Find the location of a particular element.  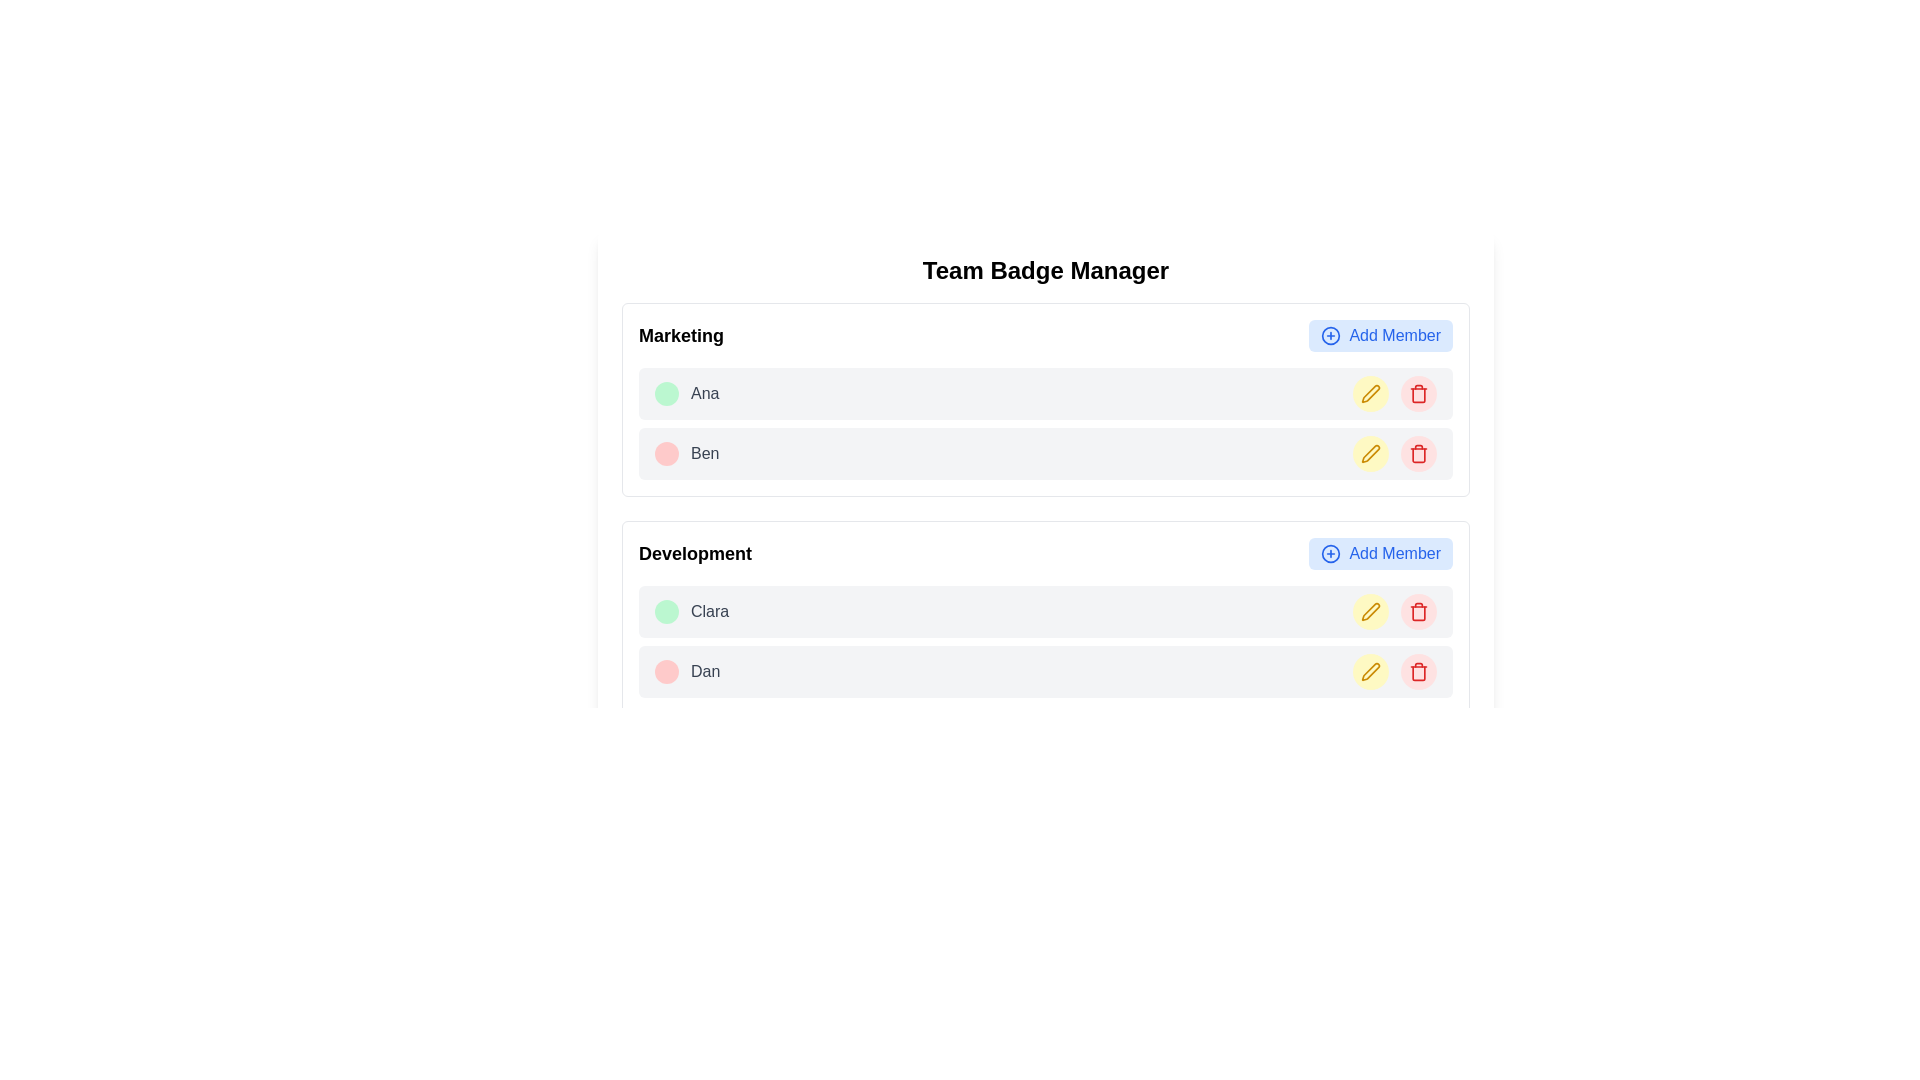

the 'Add Member' icon located on the left side of the button in the upper-right corner of the 'Marketing' section is located at coordinates (1330, 334).